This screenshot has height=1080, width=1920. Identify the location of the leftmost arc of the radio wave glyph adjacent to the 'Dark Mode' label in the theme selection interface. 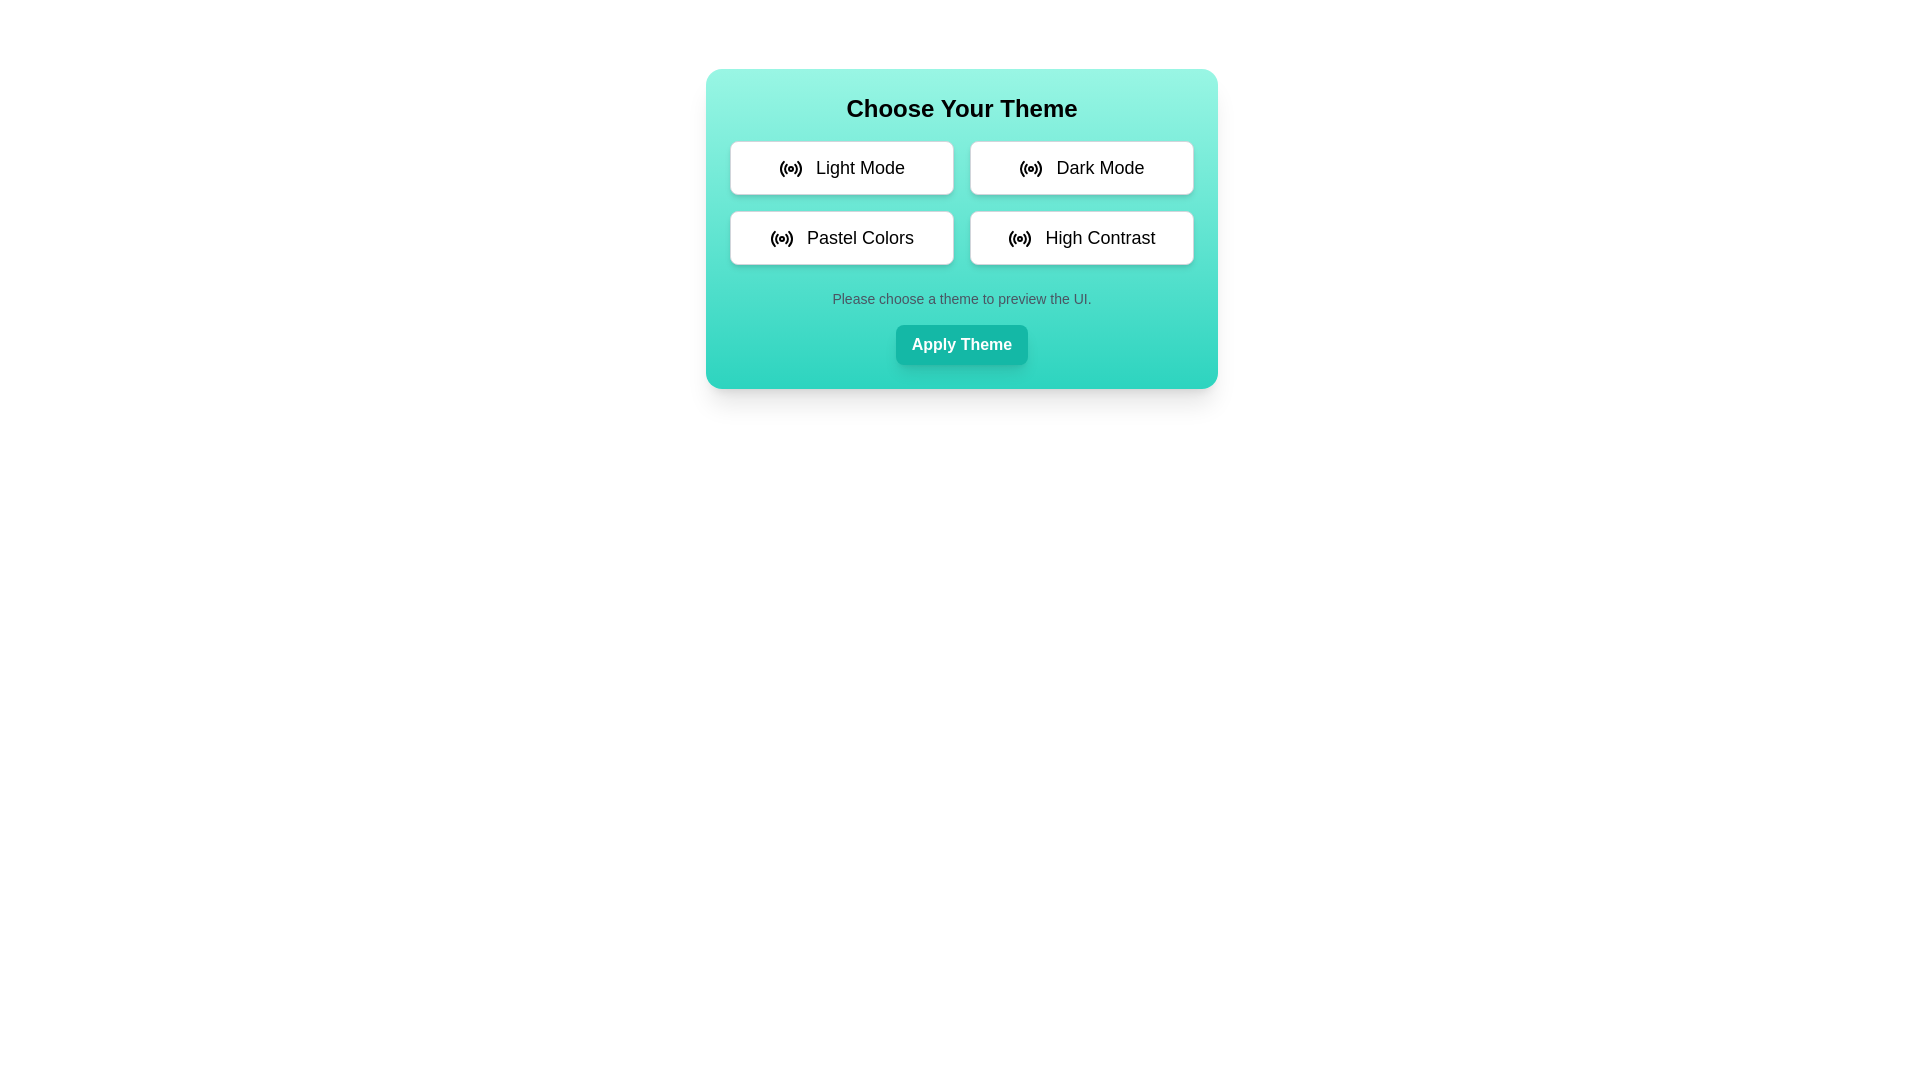
(1022, 168).